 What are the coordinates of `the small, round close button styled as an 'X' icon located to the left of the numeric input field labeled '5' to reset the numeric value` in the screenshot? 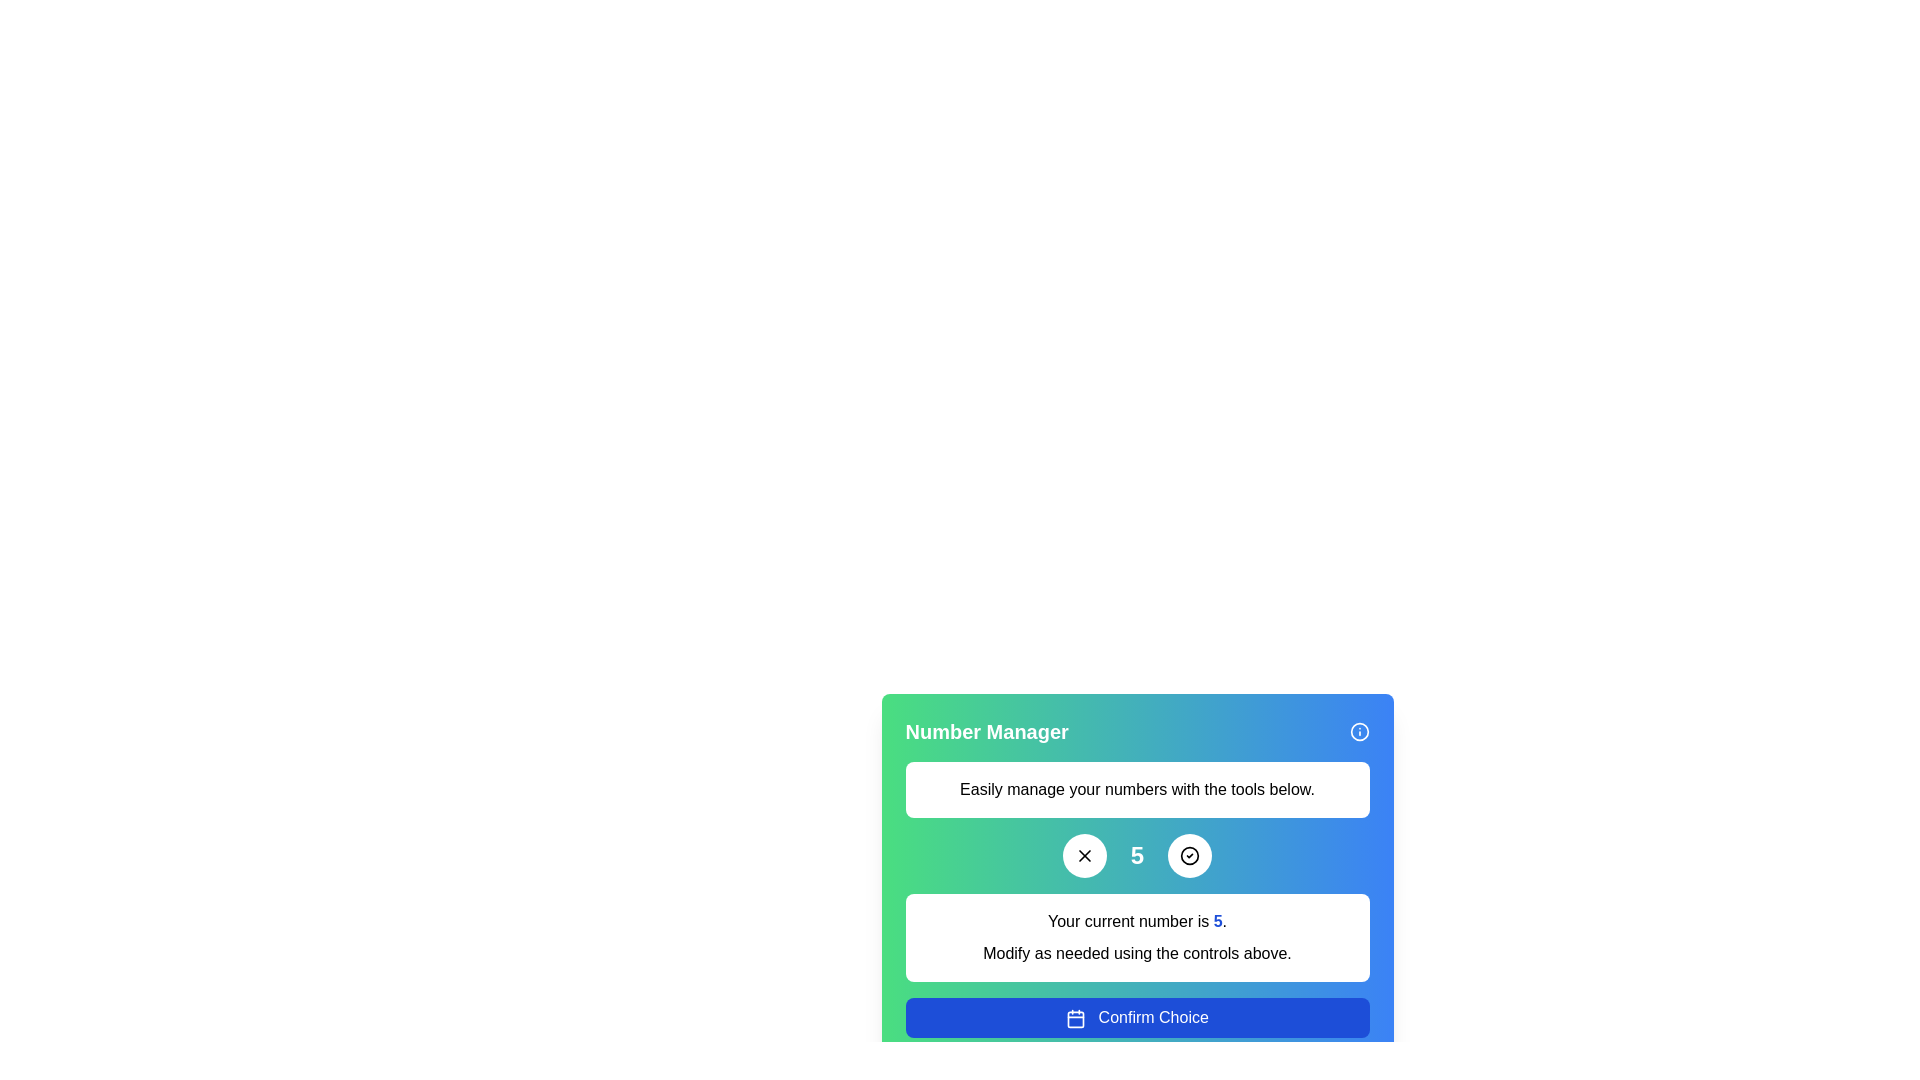 It's located at (1083, 855).